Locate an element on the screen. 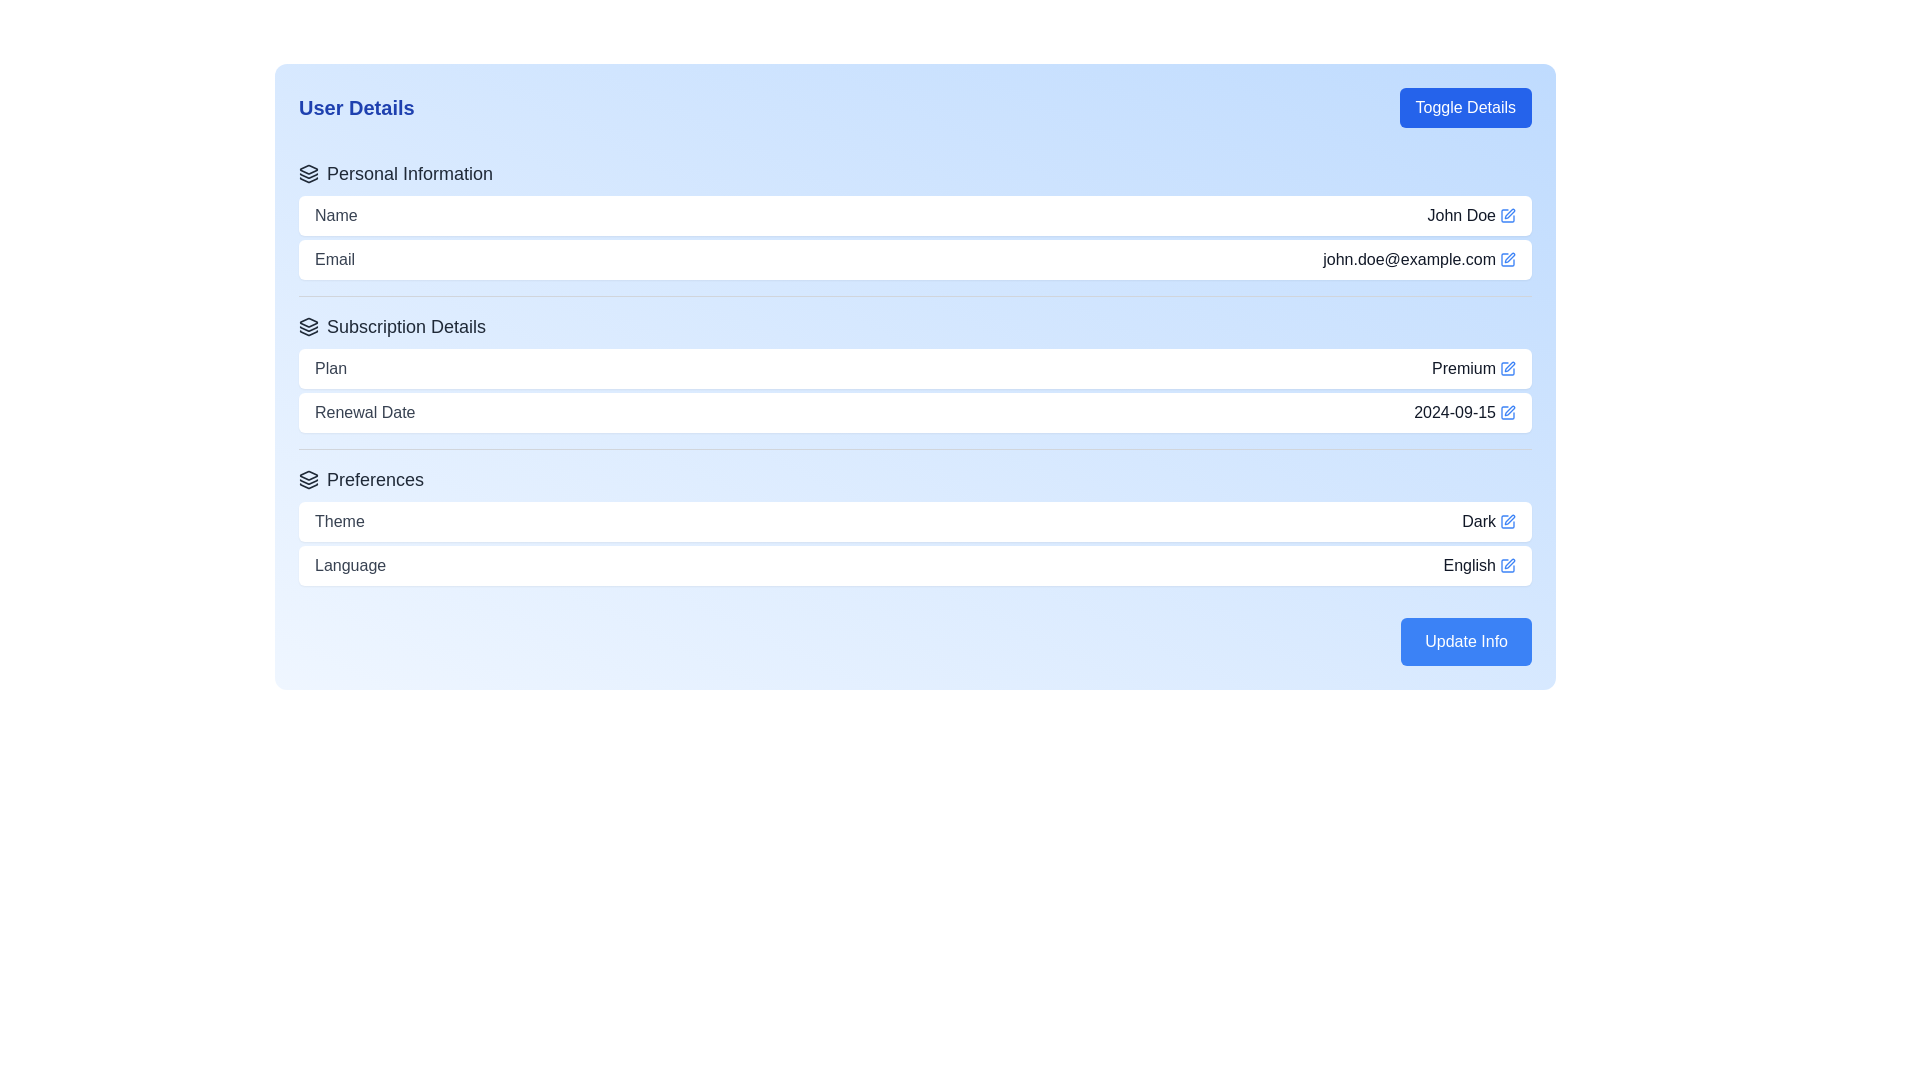 The width and height of the screenshot is (1920, 1080). the edit icon adjacent to the user's name in the 'Personal Information' section is located at coordinates (1471, 216).